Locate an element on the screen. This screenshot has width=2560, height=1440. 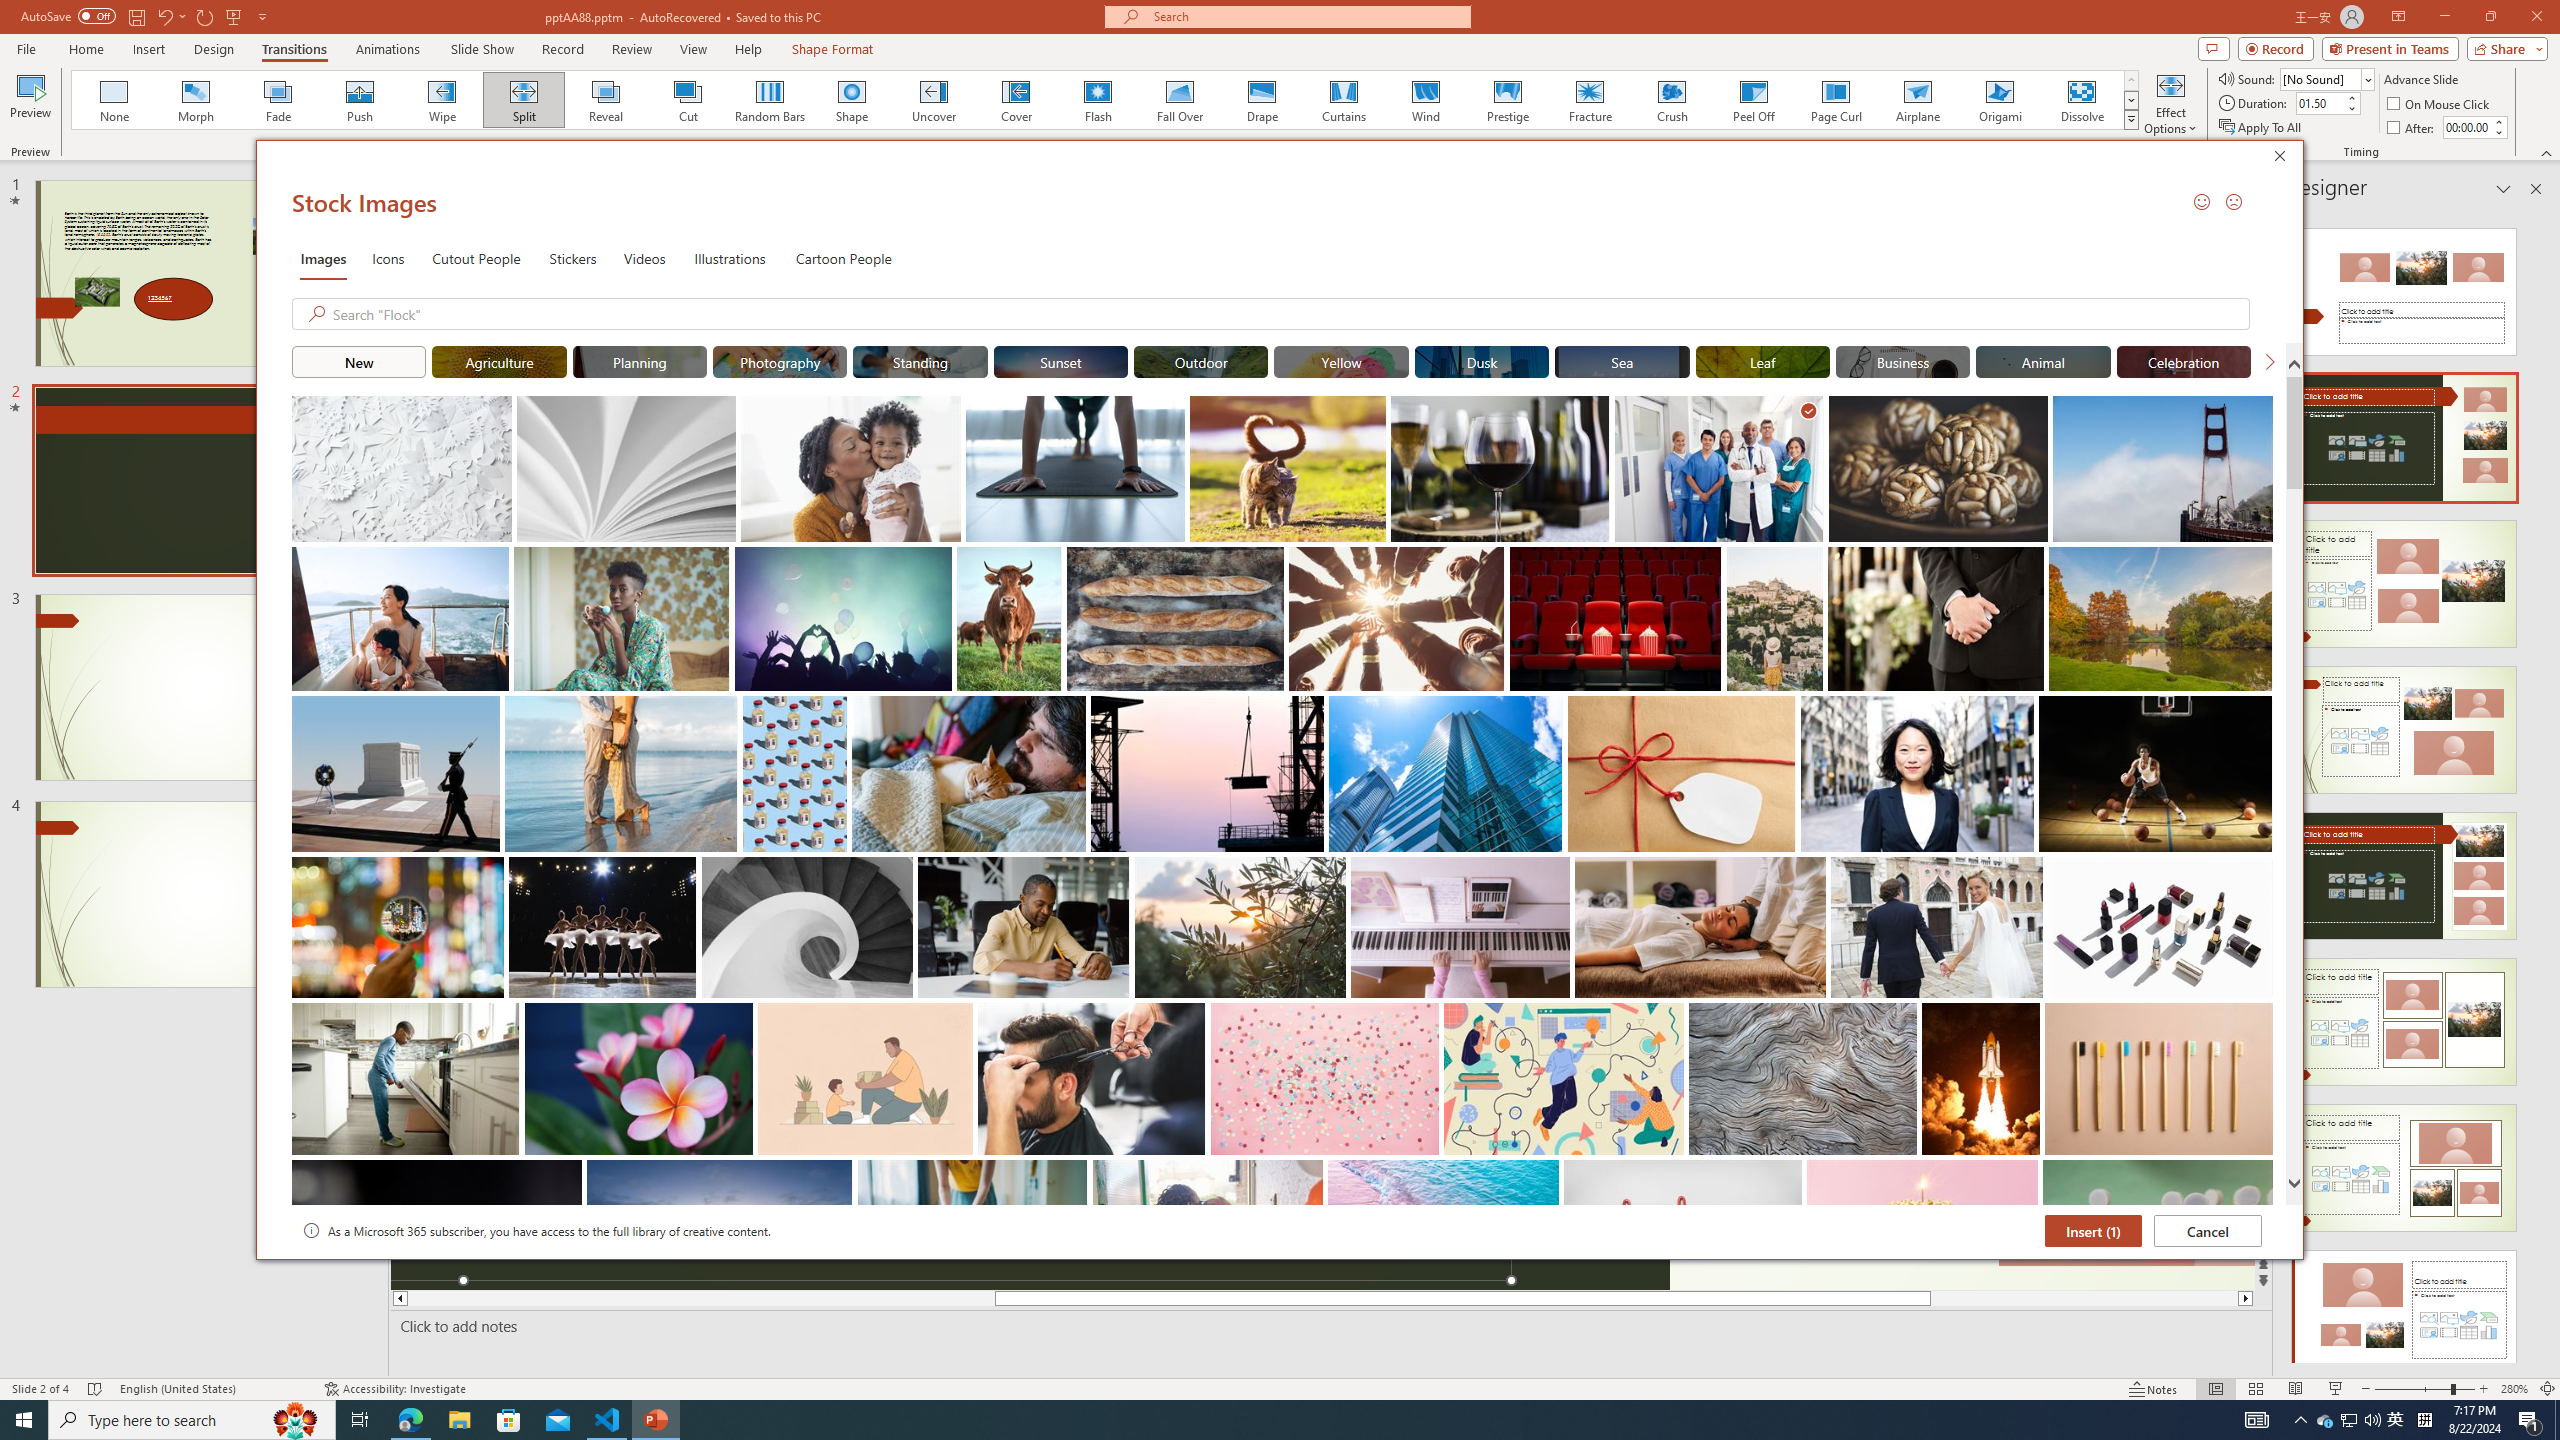
'More' is located at coordinates (2498, 120).